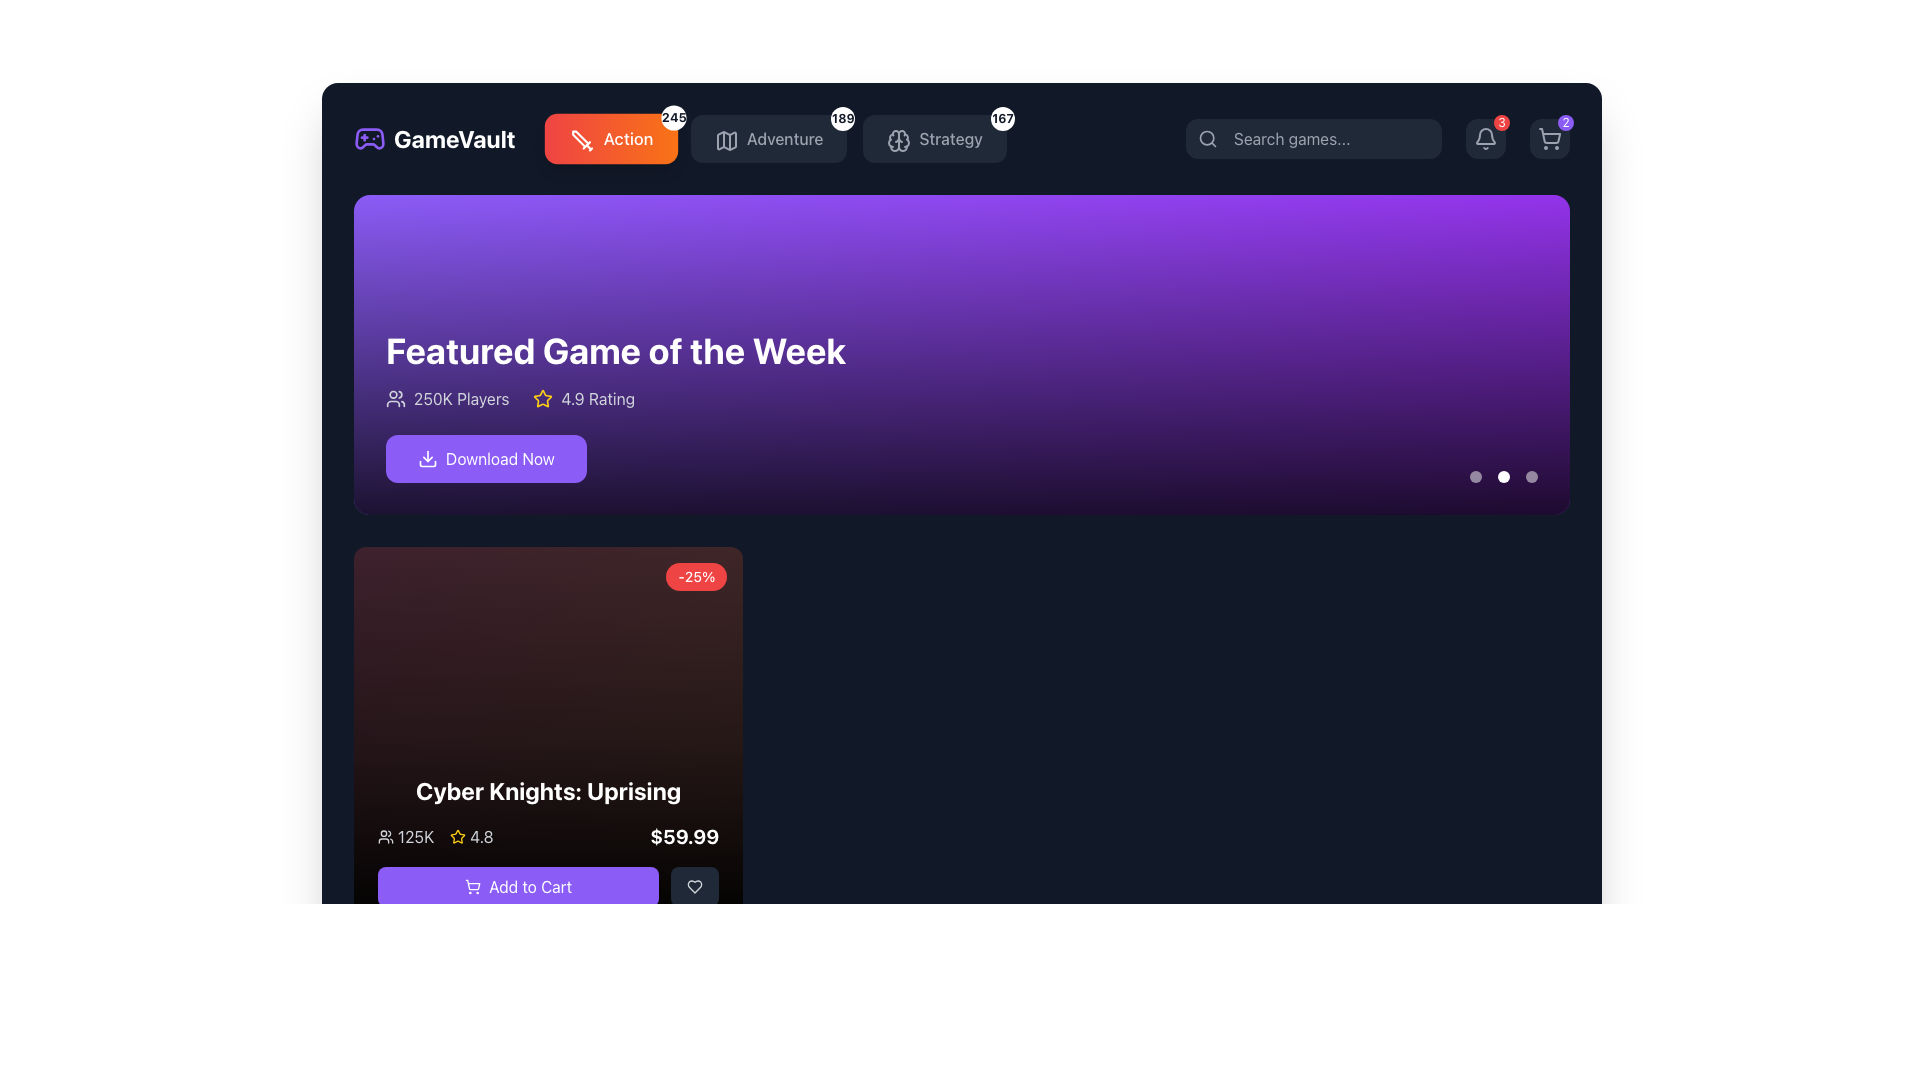  What do you see at coordinates (1549, 135) in the screenshot?
I see `the main body of the shopping cart icon within the SVG graphic located near the top-right corner of the layout` at bounding box center [1549, 135].